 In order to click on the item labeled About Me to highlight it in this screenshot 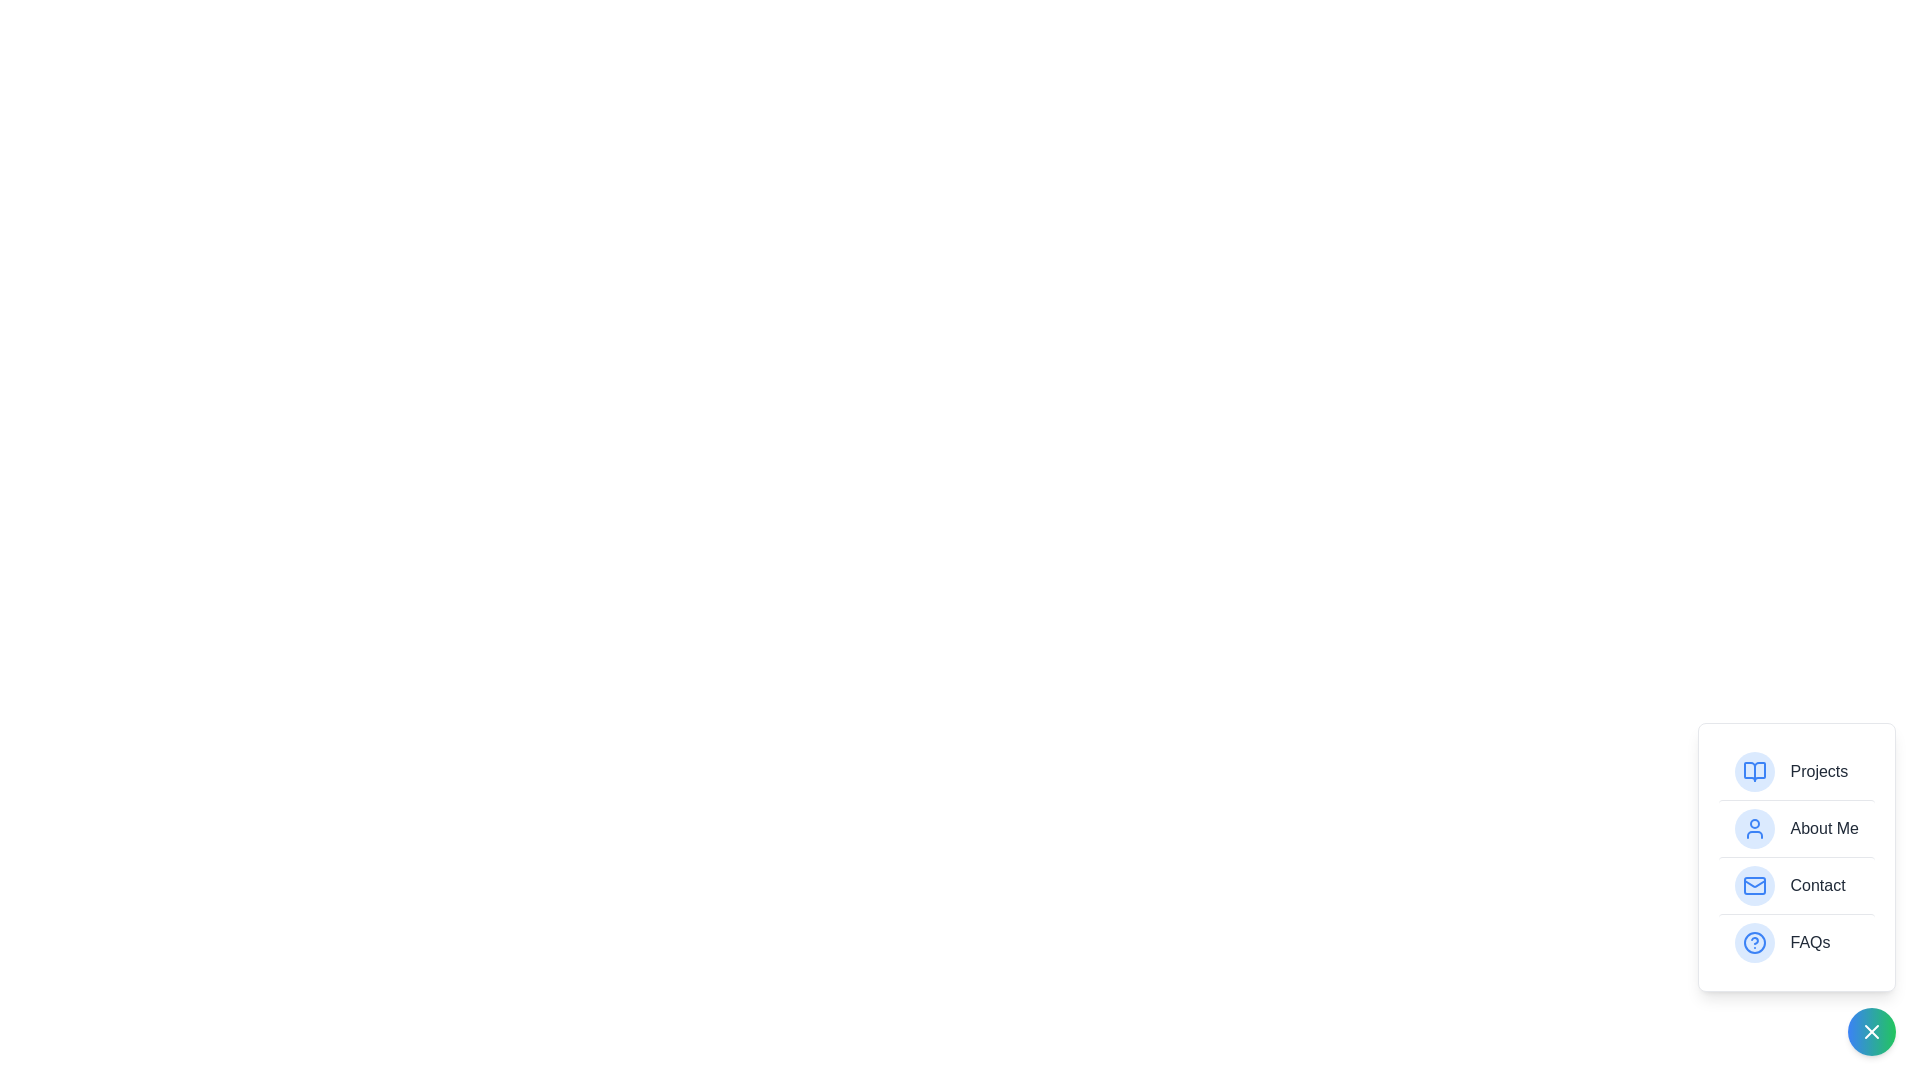, I will do `click(1796, 828)`.